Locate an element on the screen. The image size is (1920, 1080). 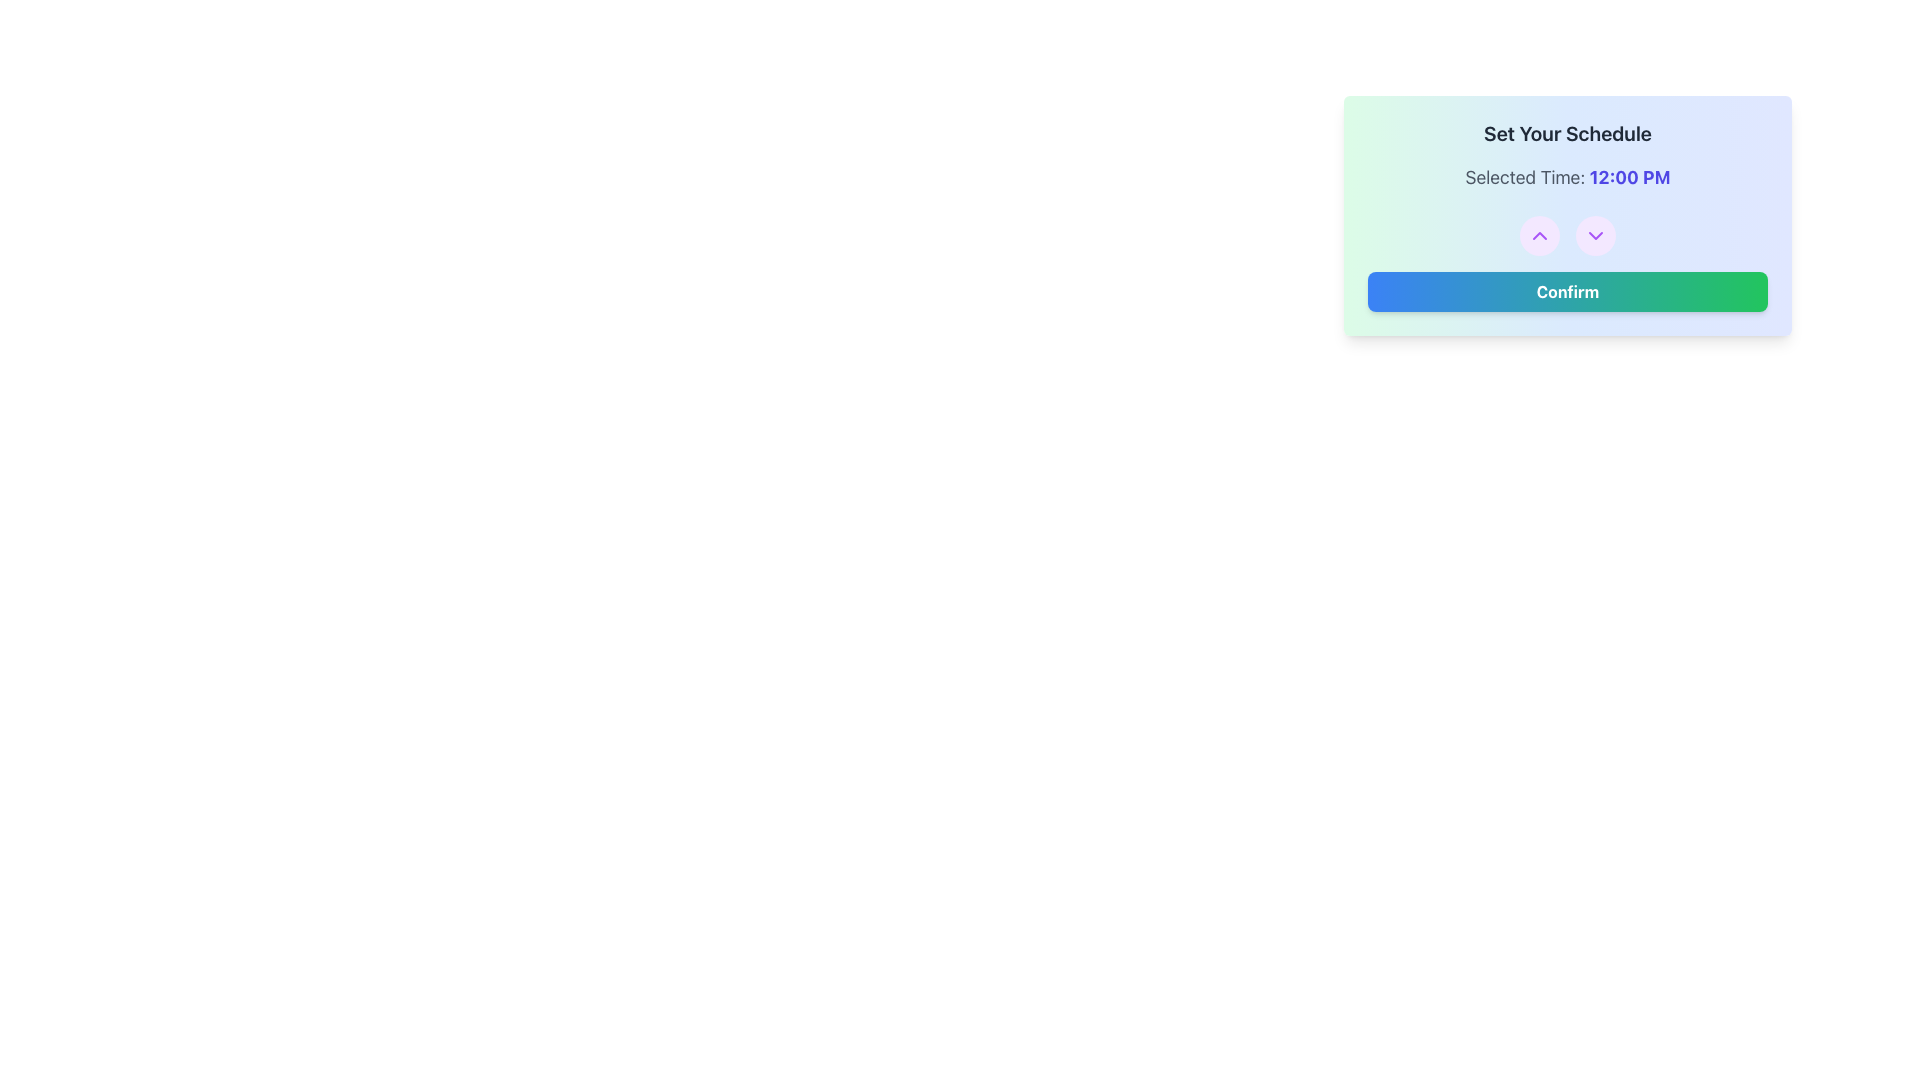
the circular button with a soft purple background and a dark purple downward-facing chevron to decrease the time, located beneath the 'Selected Time: 12:00 PM' display is located at coordinates (1595, 234).